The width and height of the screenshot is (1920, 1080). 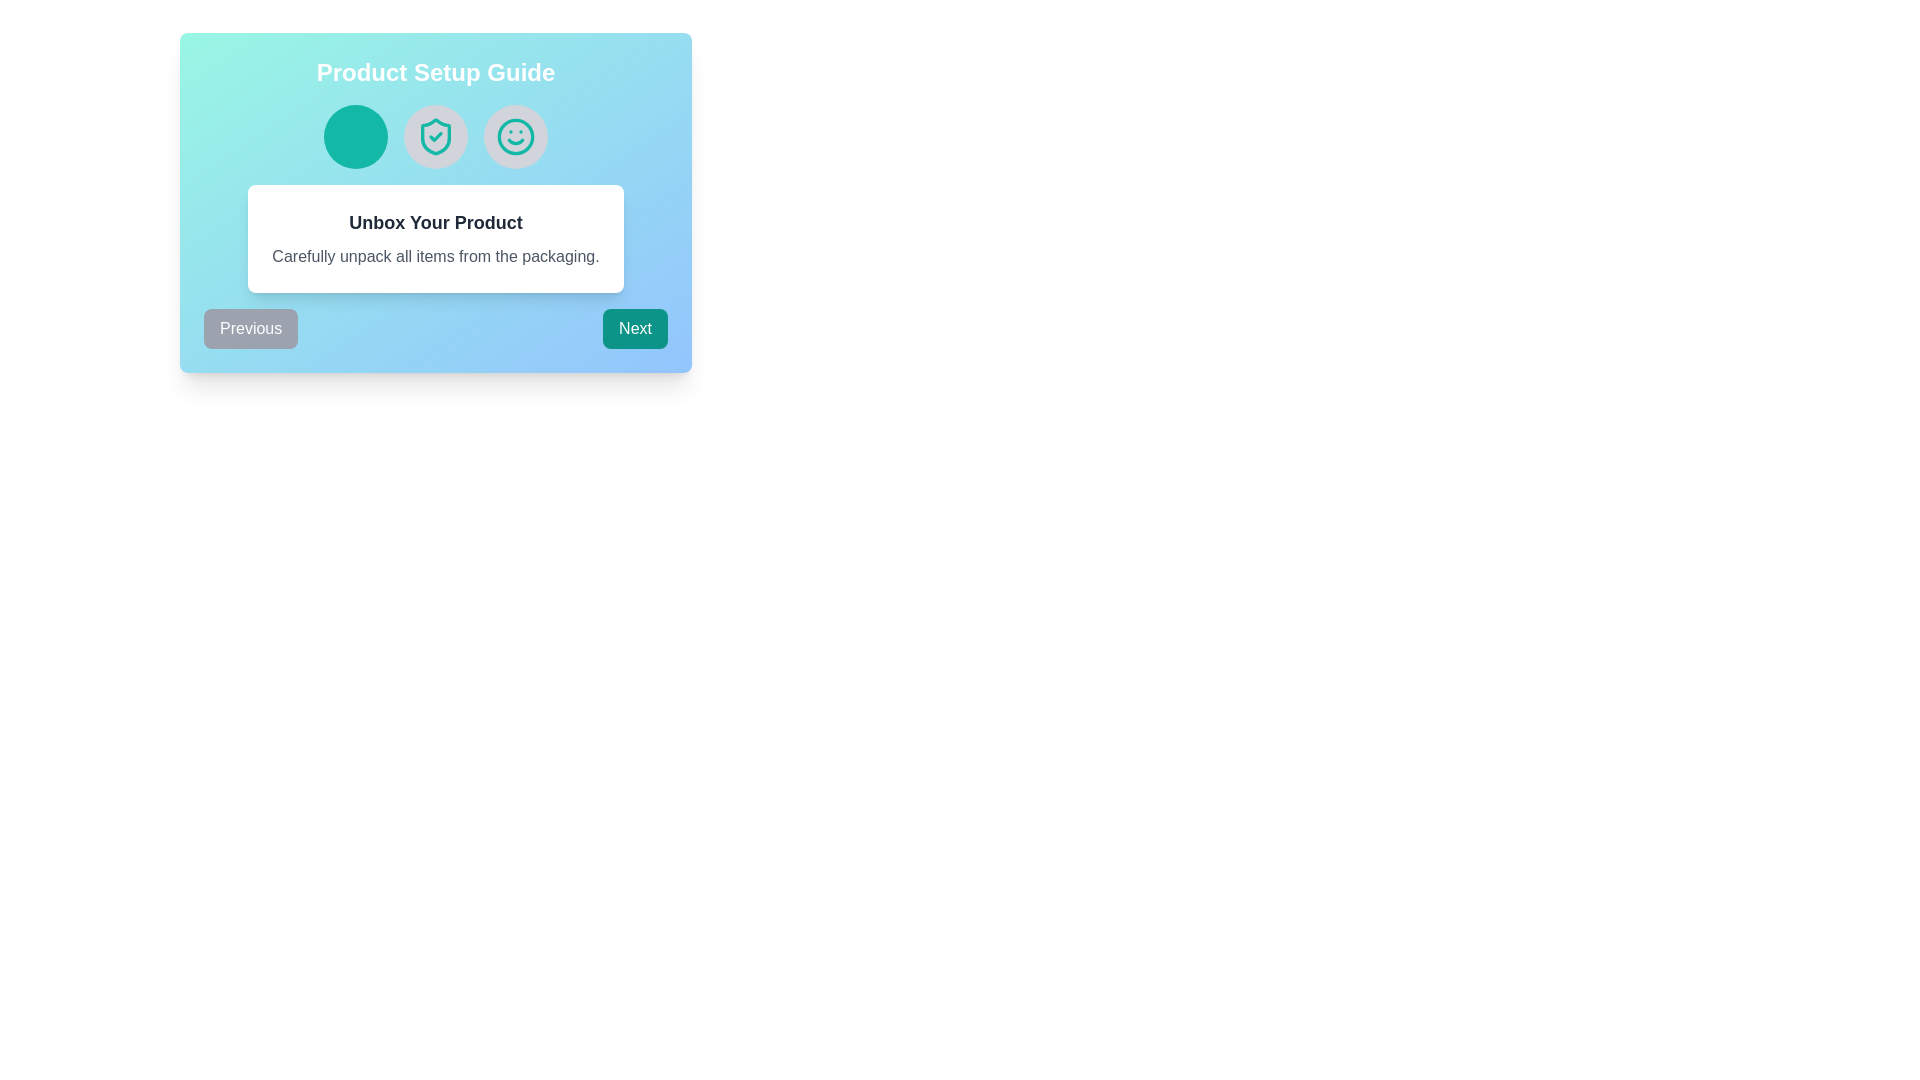 I want to click on the 'Next' button located at the bottom right of the 'Product Setup Guide' interface, so click(x=634, y=327).